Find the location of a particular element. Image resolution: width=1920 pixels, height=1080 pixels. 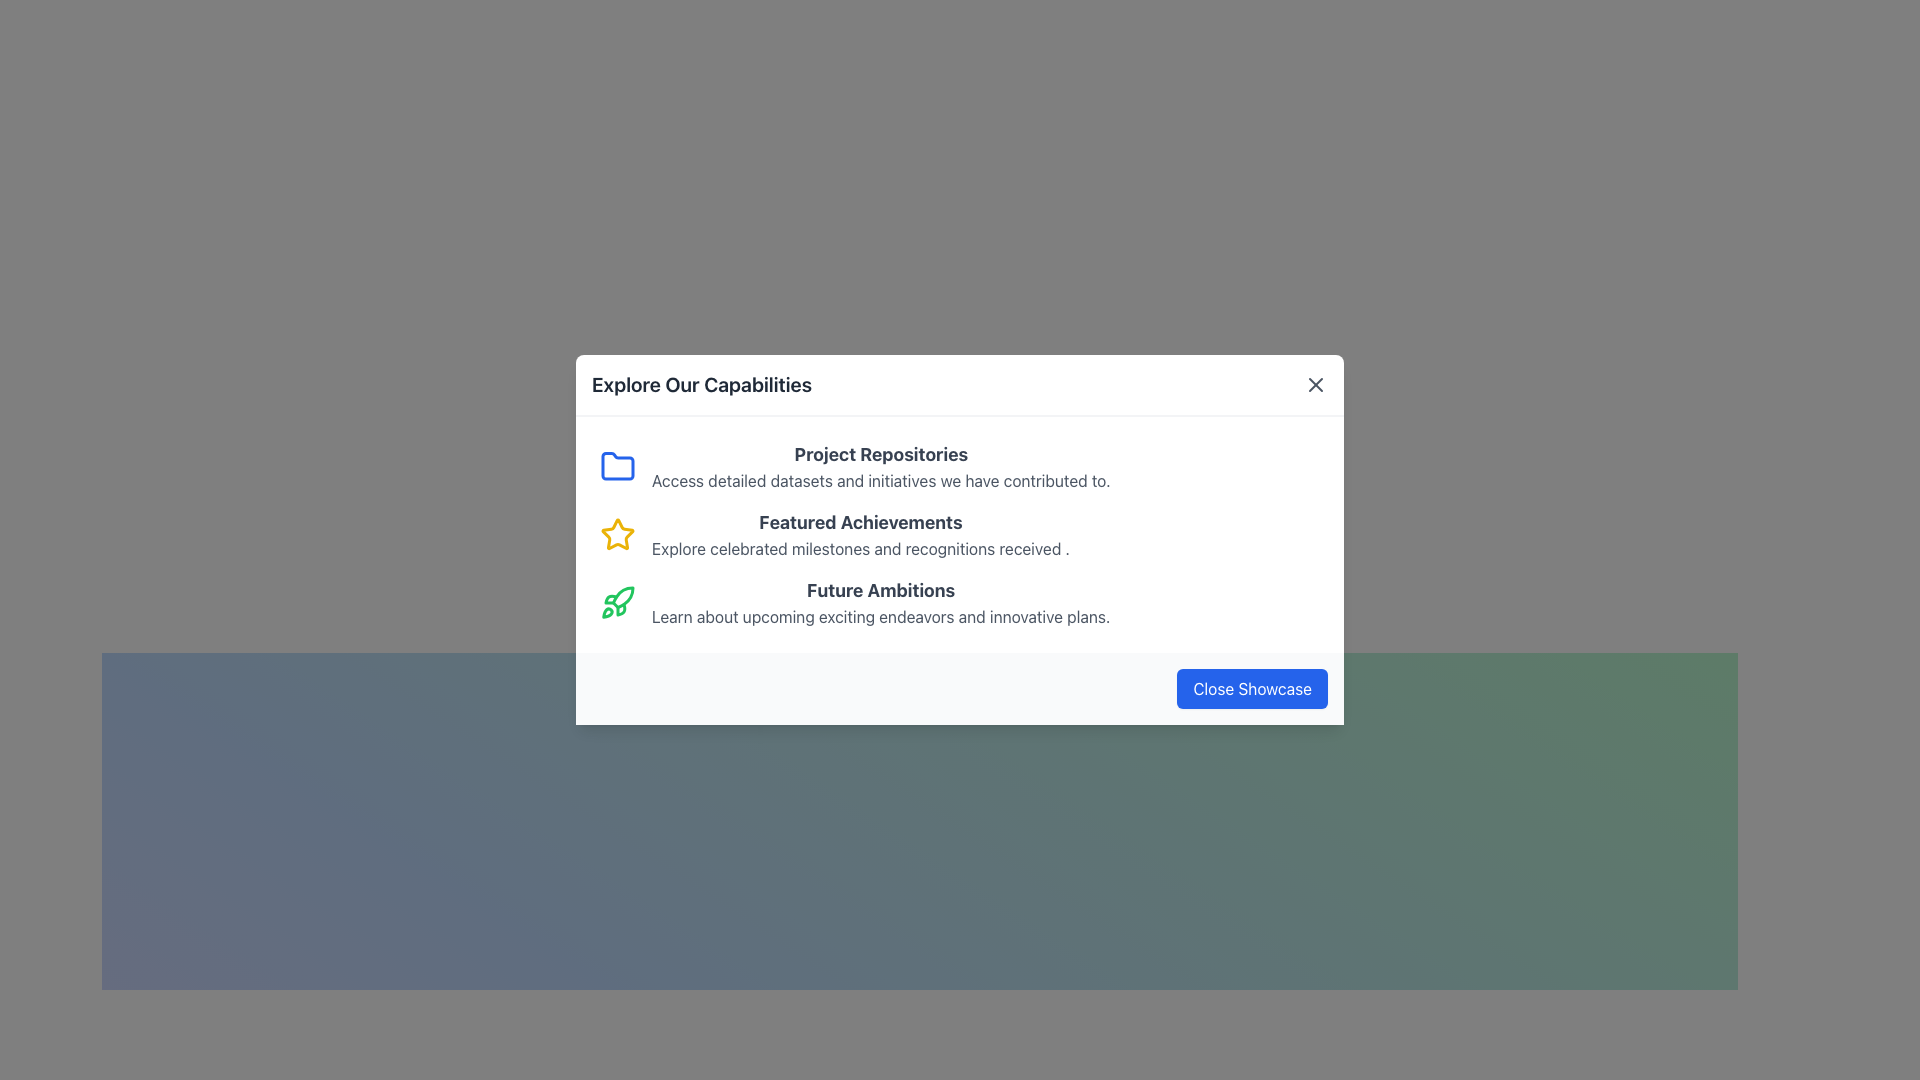

the decorative star icon associated with 'Featured Achievements' located in the middle of the dialog box is located at coordinates (617, 533).